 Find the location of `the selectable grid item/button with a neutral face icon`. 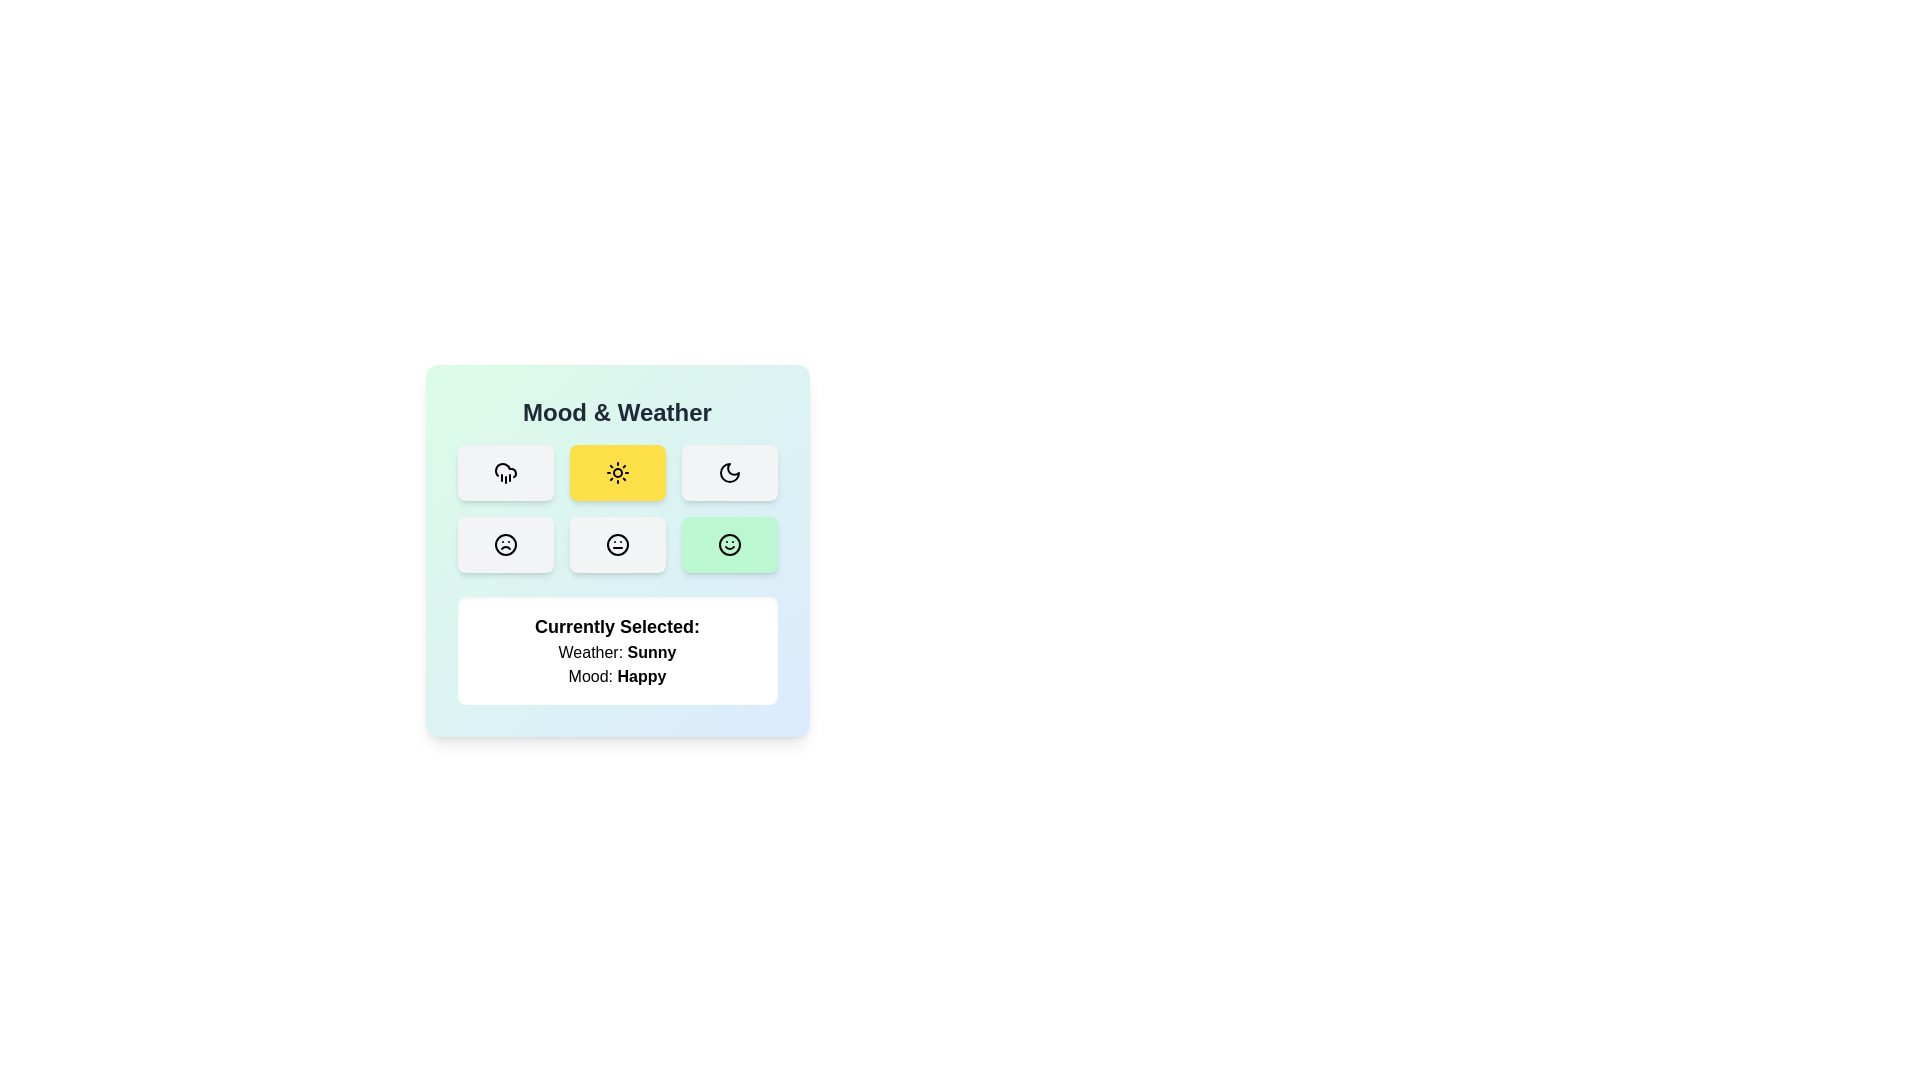

the selectable grid item/button with a neutral face icon is located at coordinates (616, 544).